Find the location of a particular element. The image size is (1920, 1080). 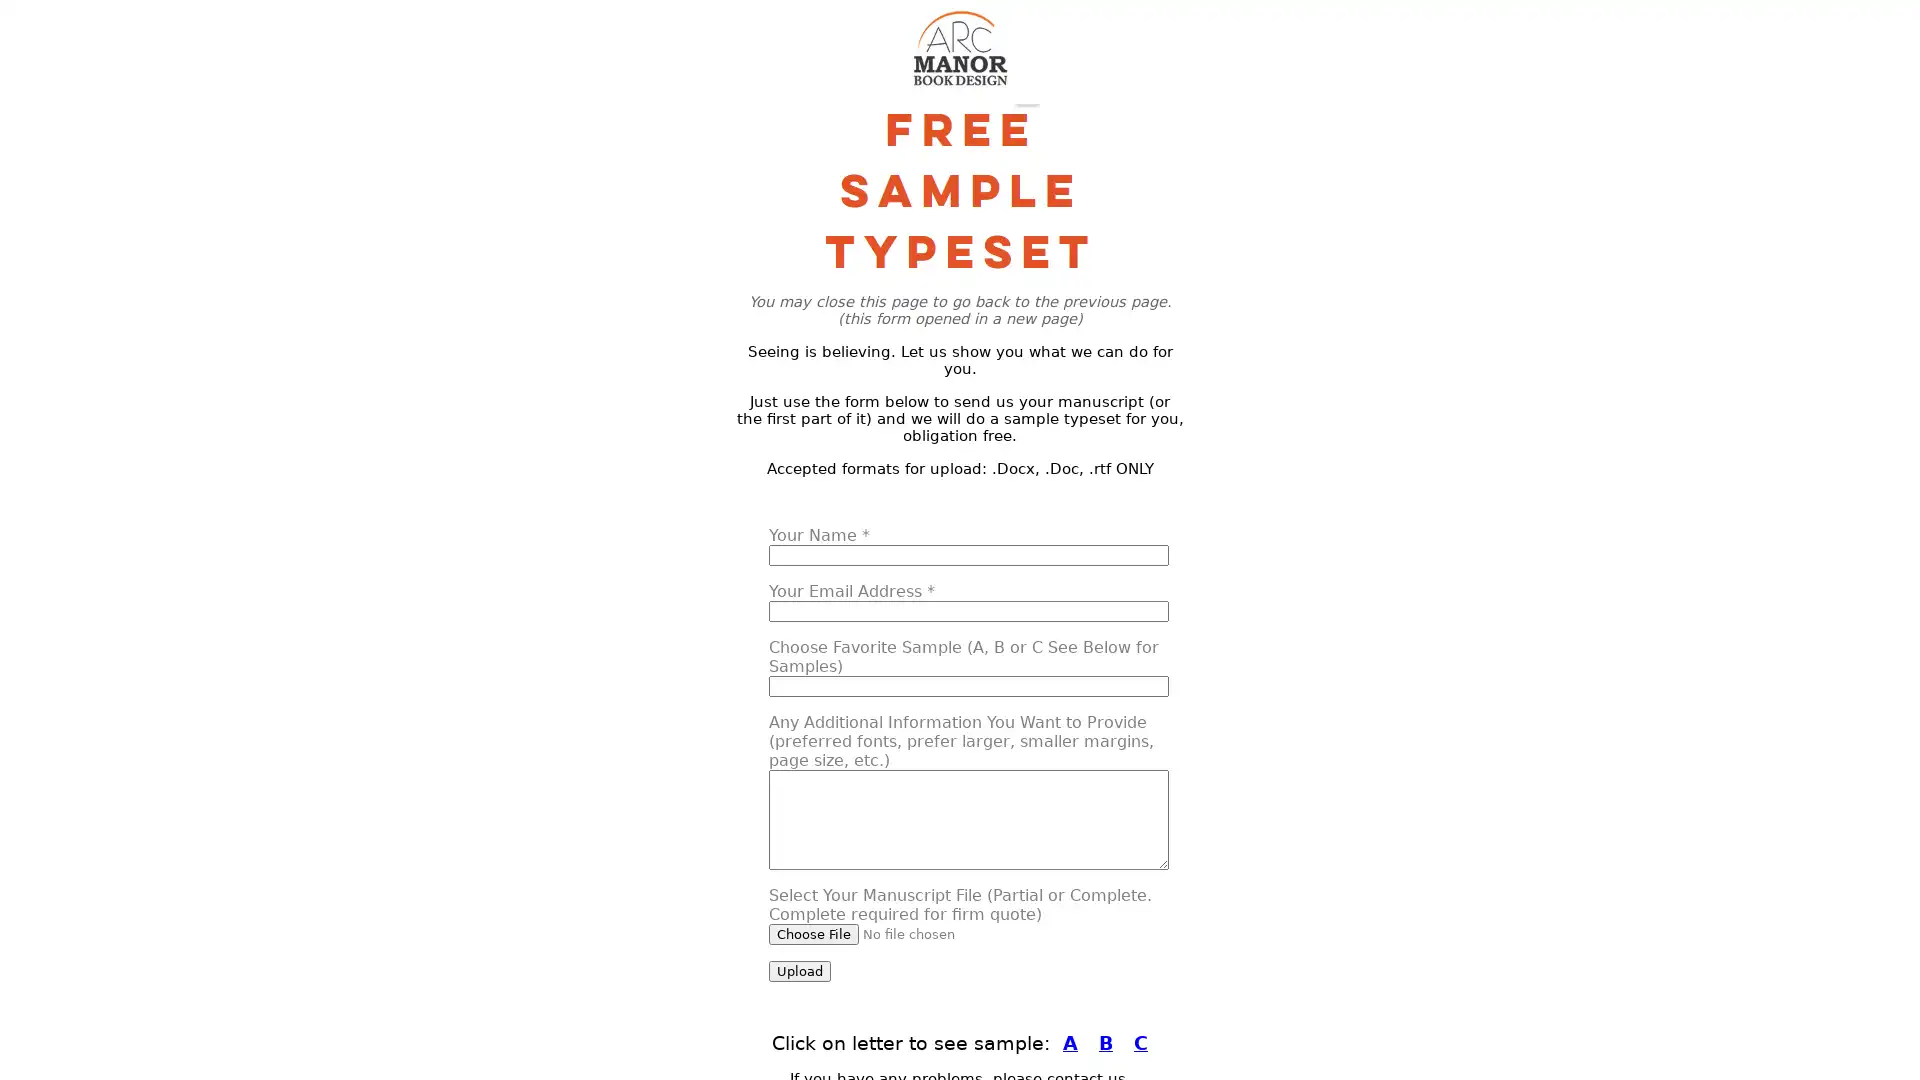

Upload is located at coordinates (800, 970).